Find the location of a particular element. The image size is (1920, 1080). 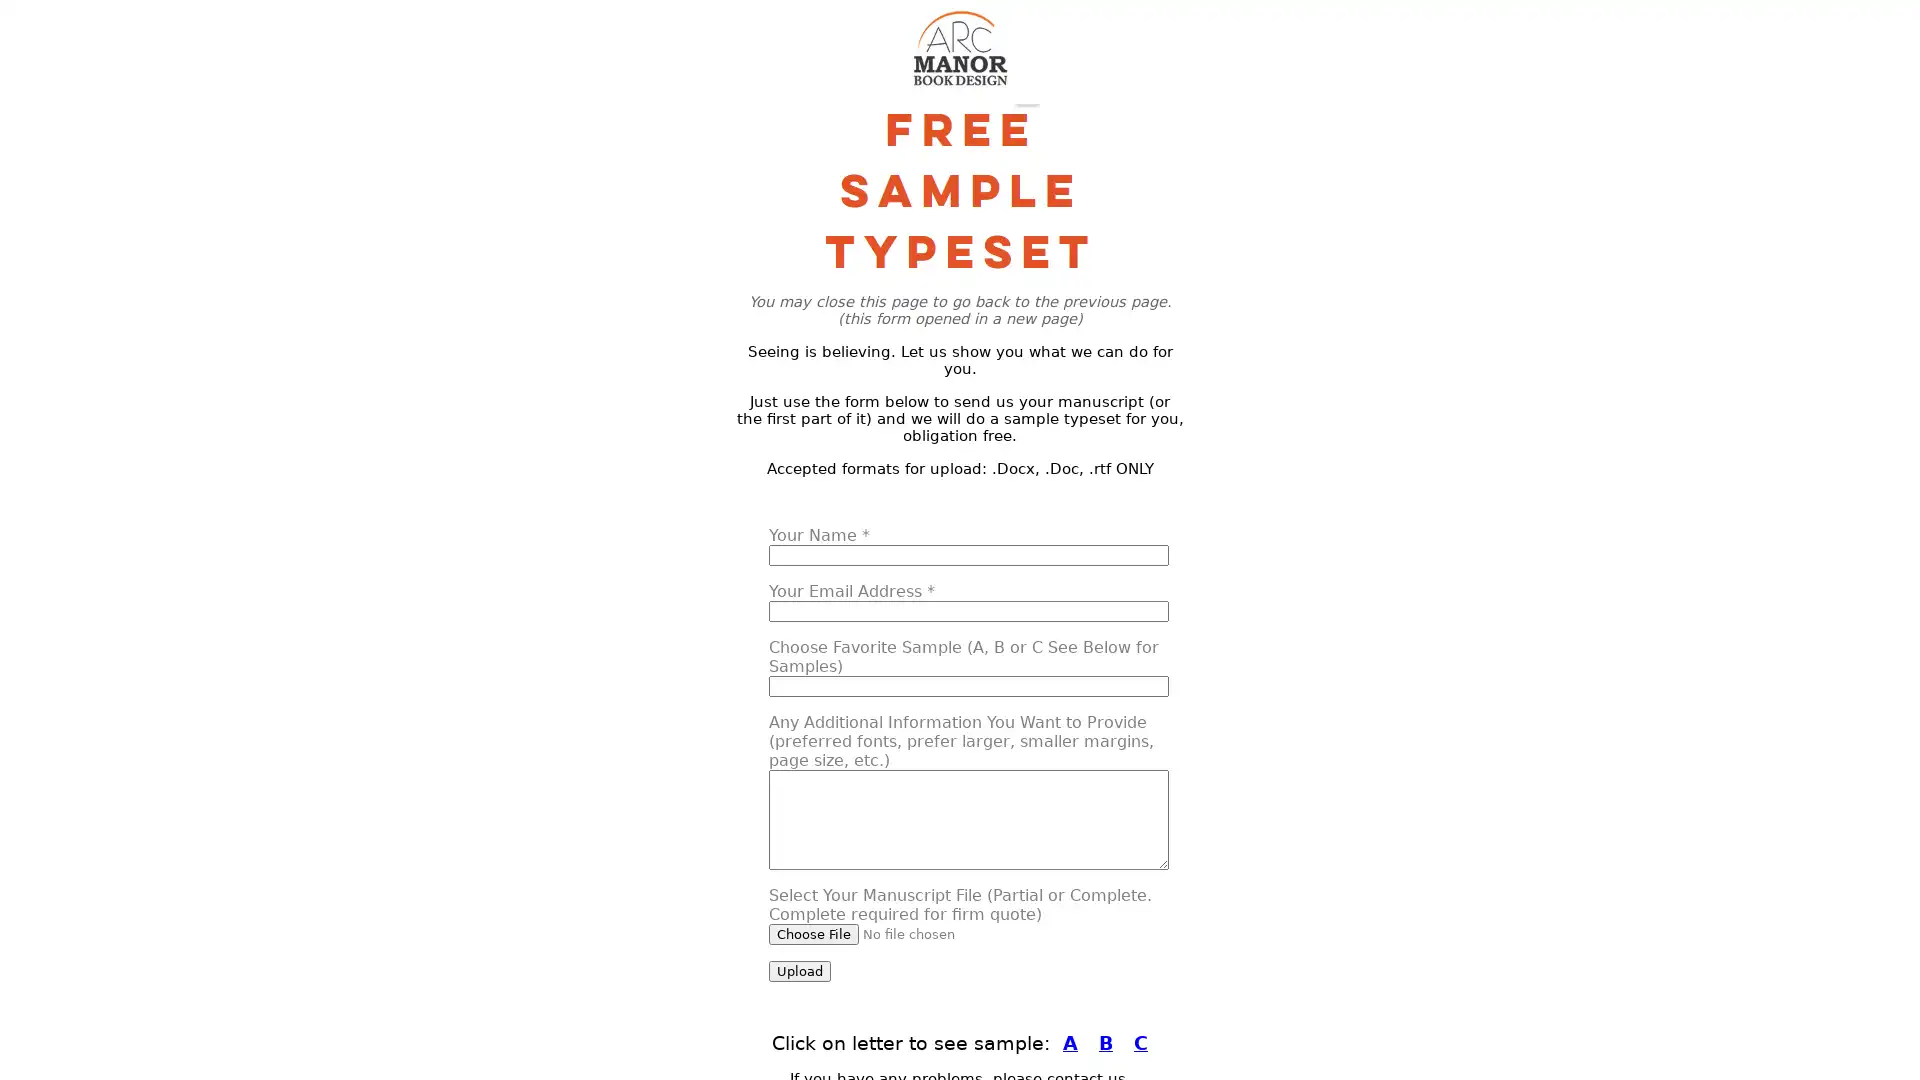

Upload is located at coordinates (800, 970).